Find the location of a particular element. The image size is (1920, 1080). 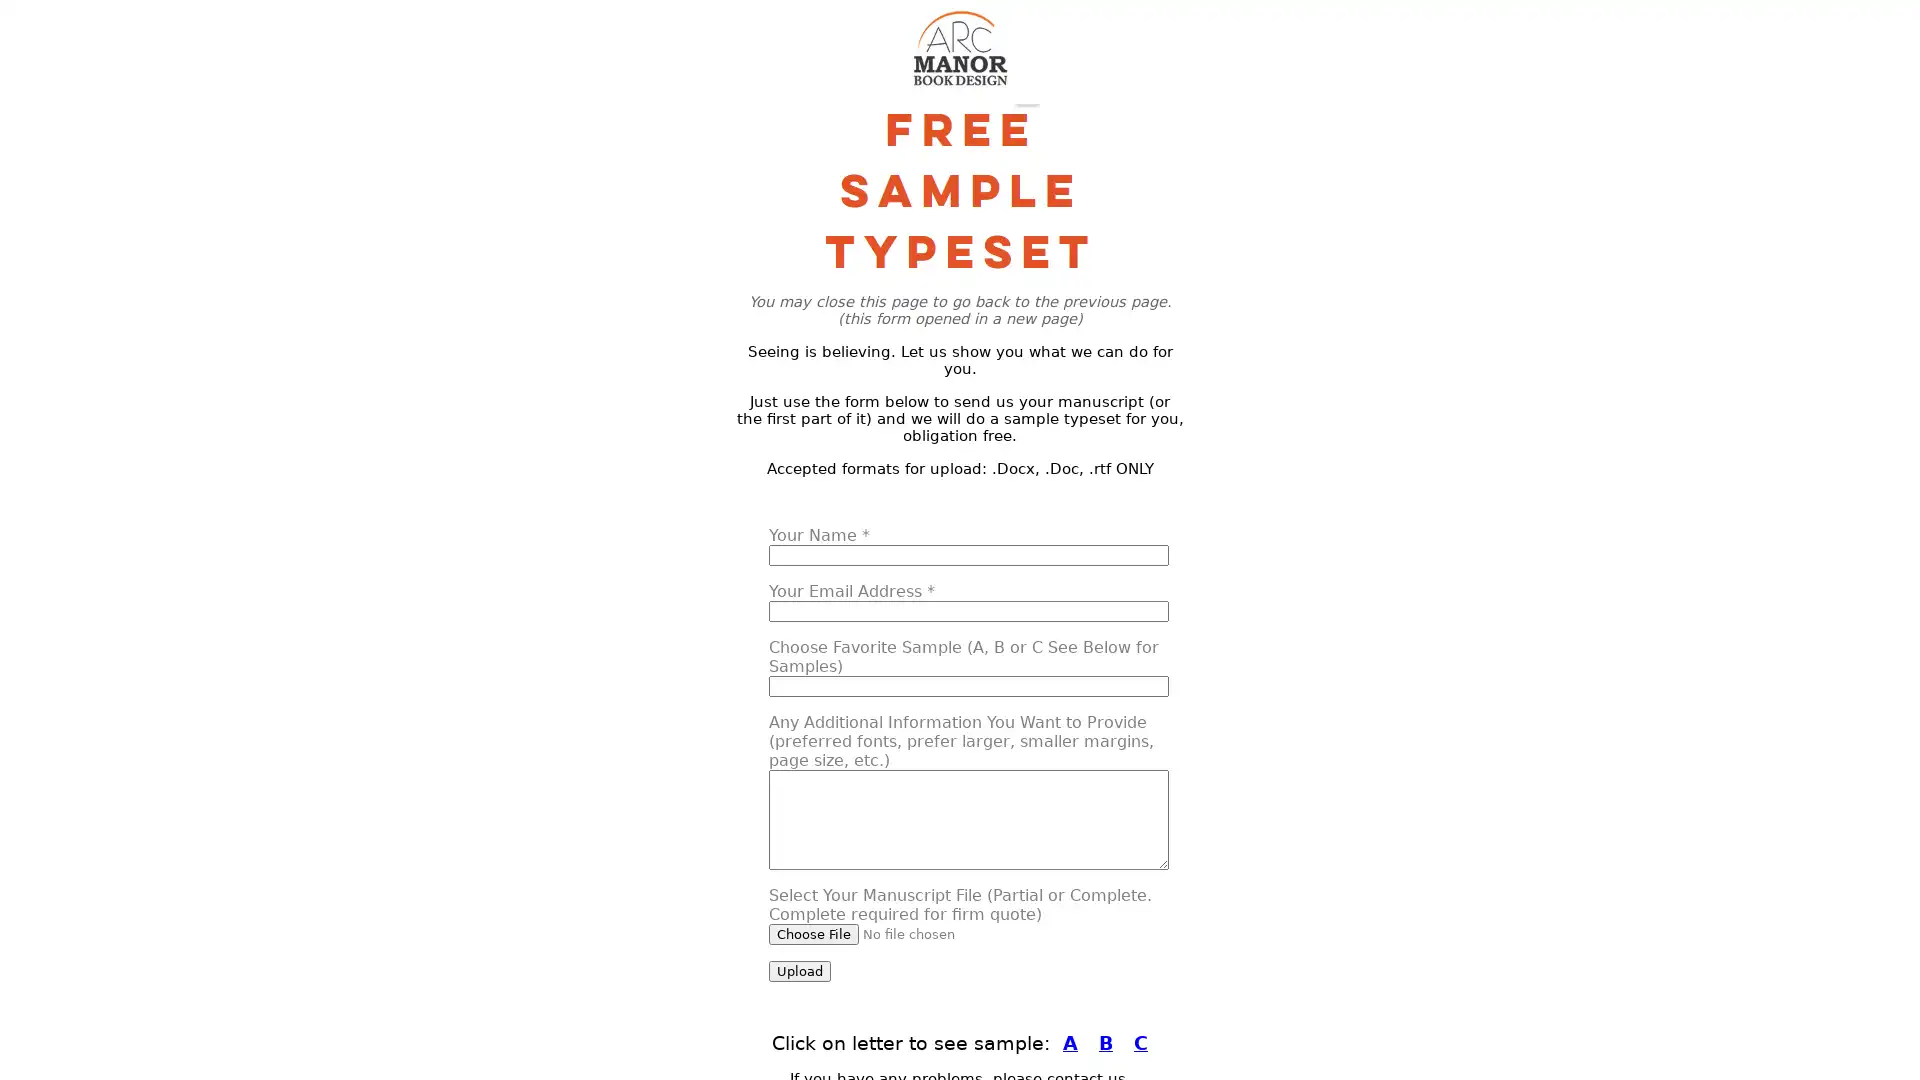

Upload is located at coordinates (800, 970).